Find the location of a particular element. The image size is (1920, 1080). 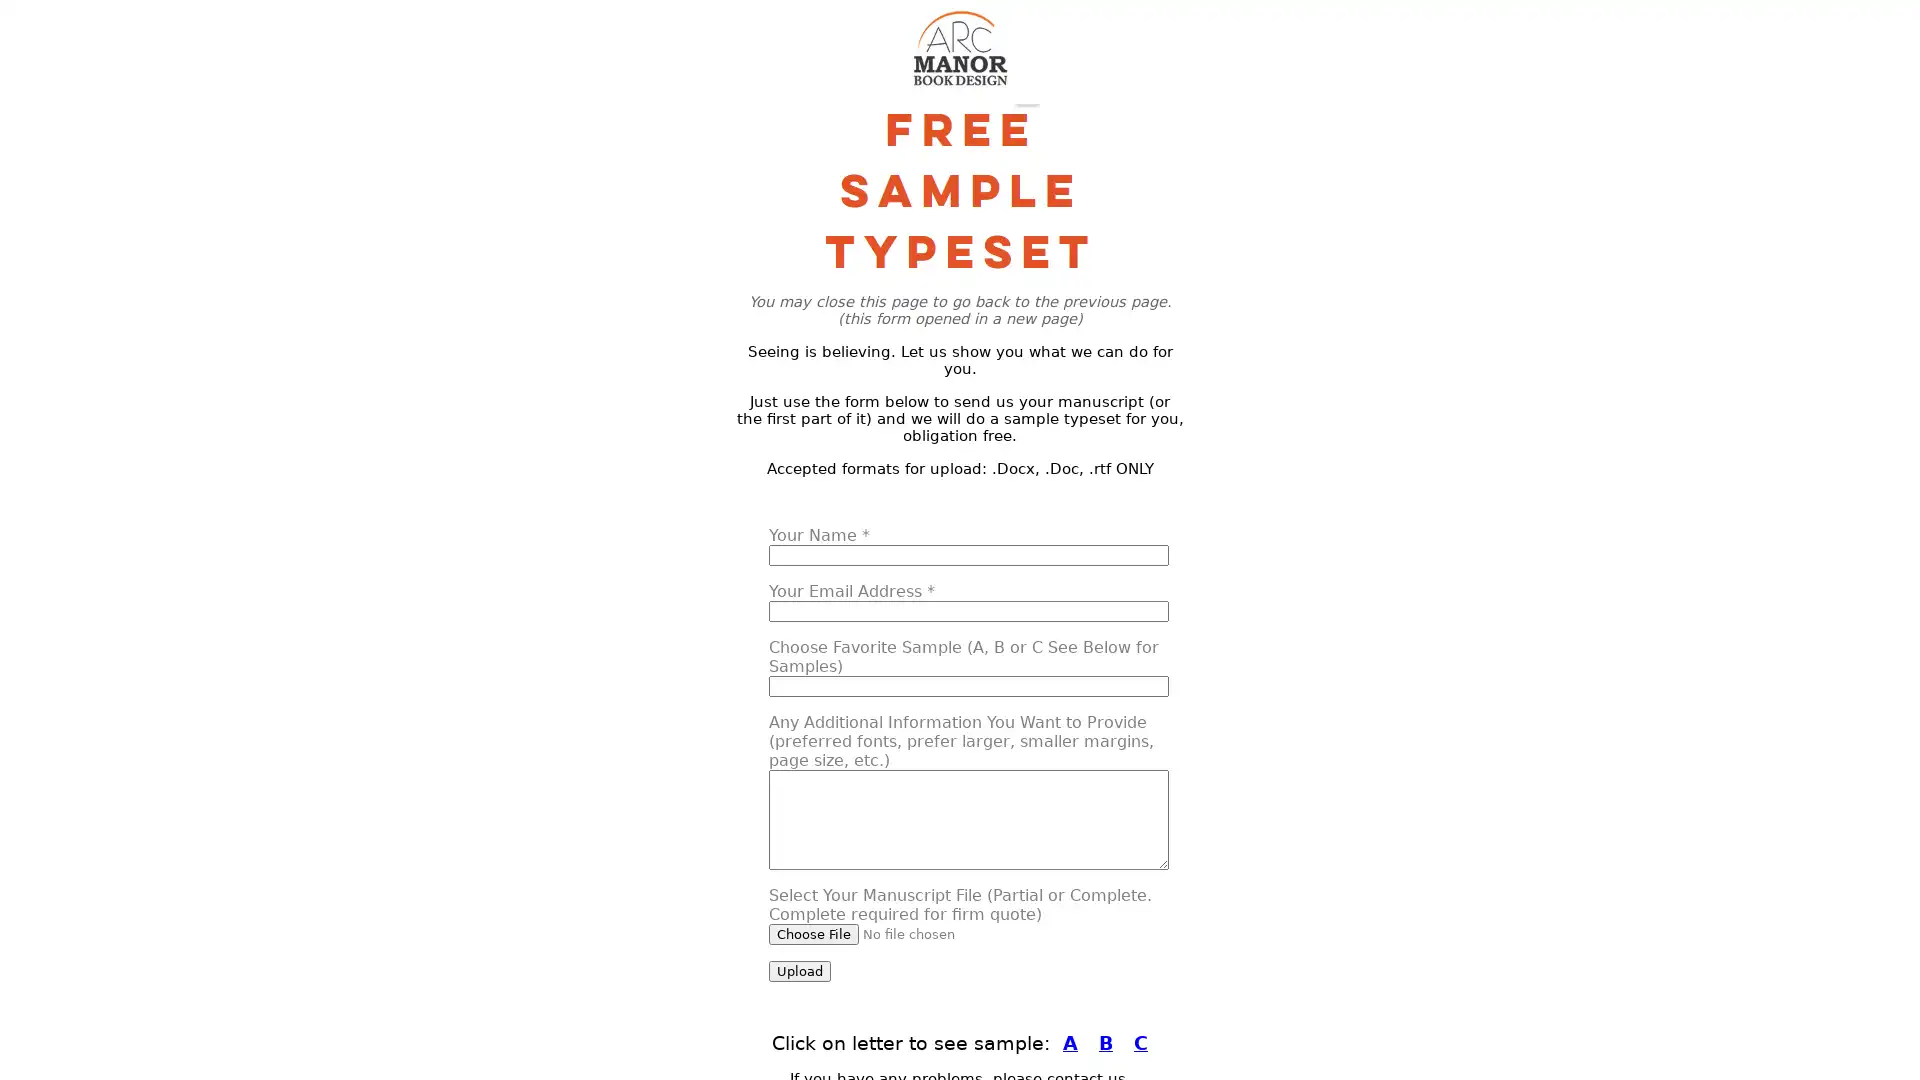

Upload is located at coordinates (800, 970).